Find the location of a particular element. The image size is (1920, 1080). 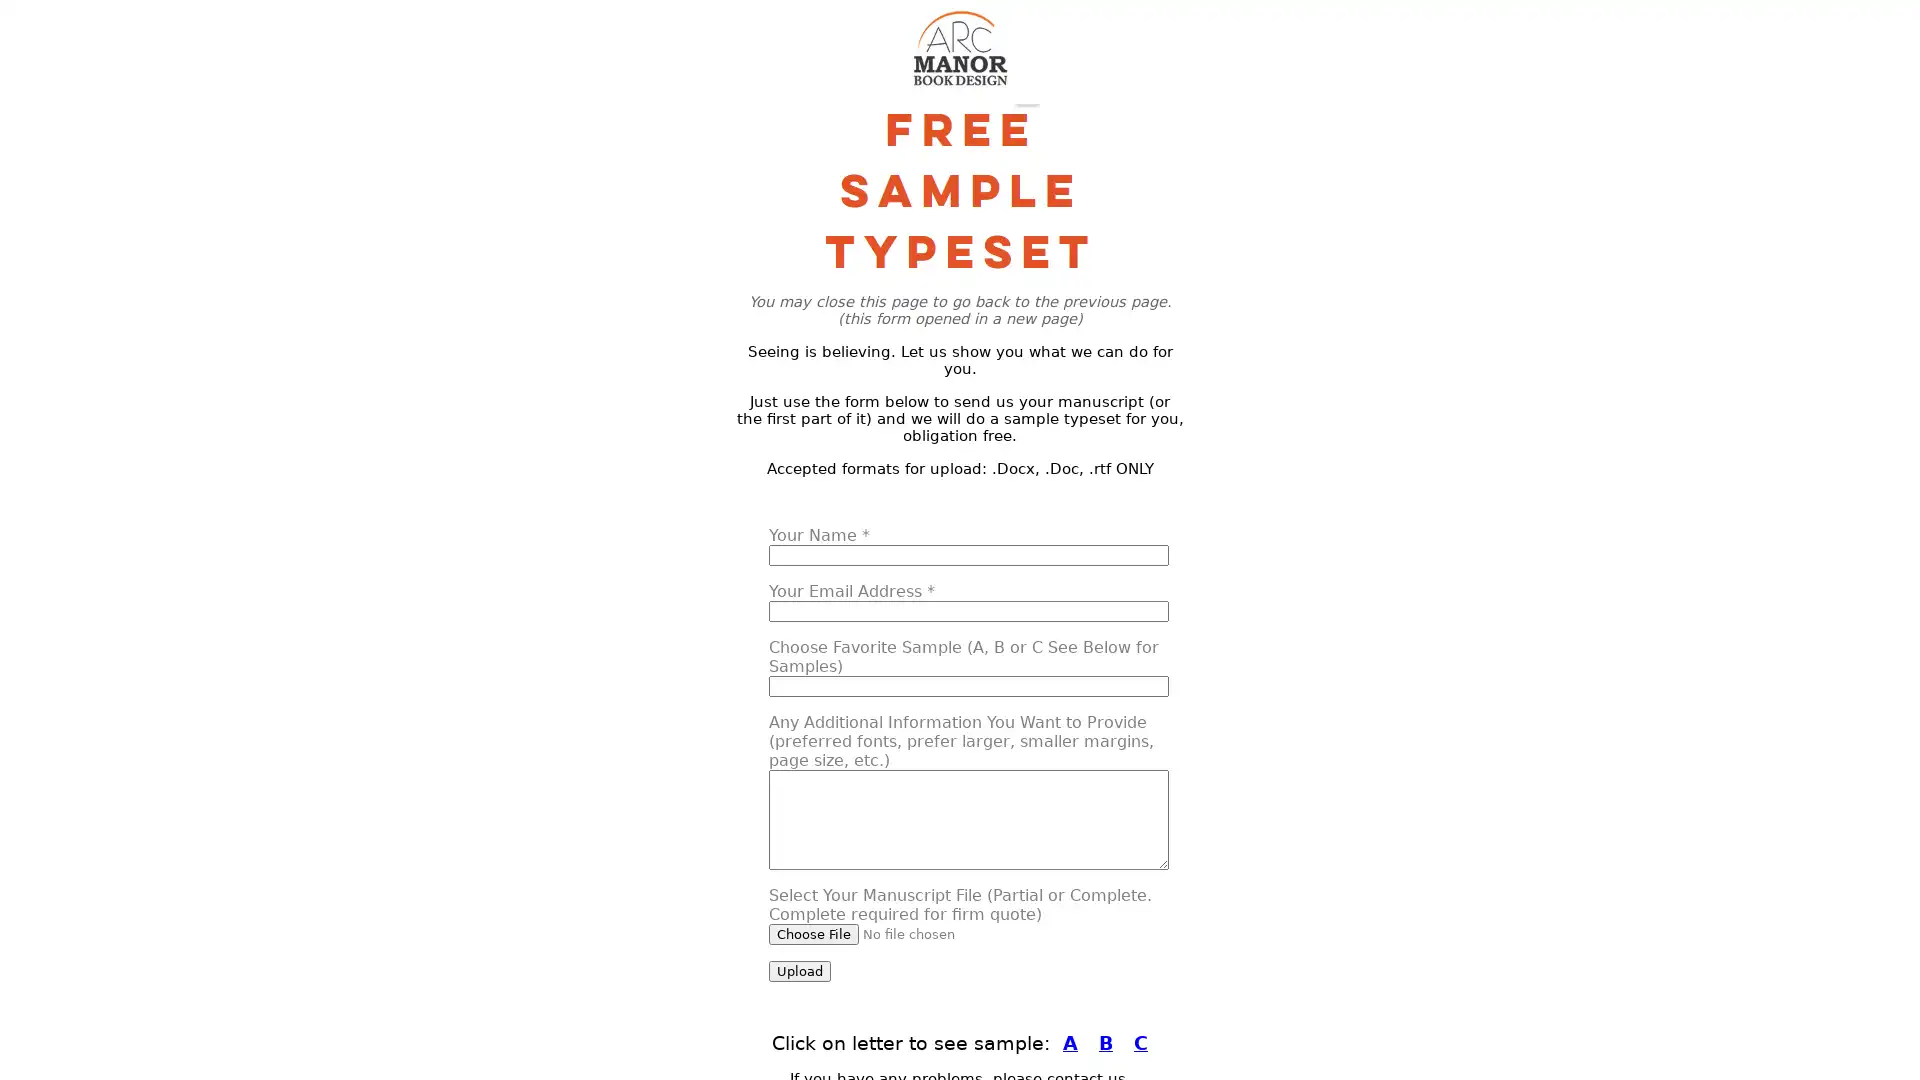

Upload is located at coordinates (800, 970).